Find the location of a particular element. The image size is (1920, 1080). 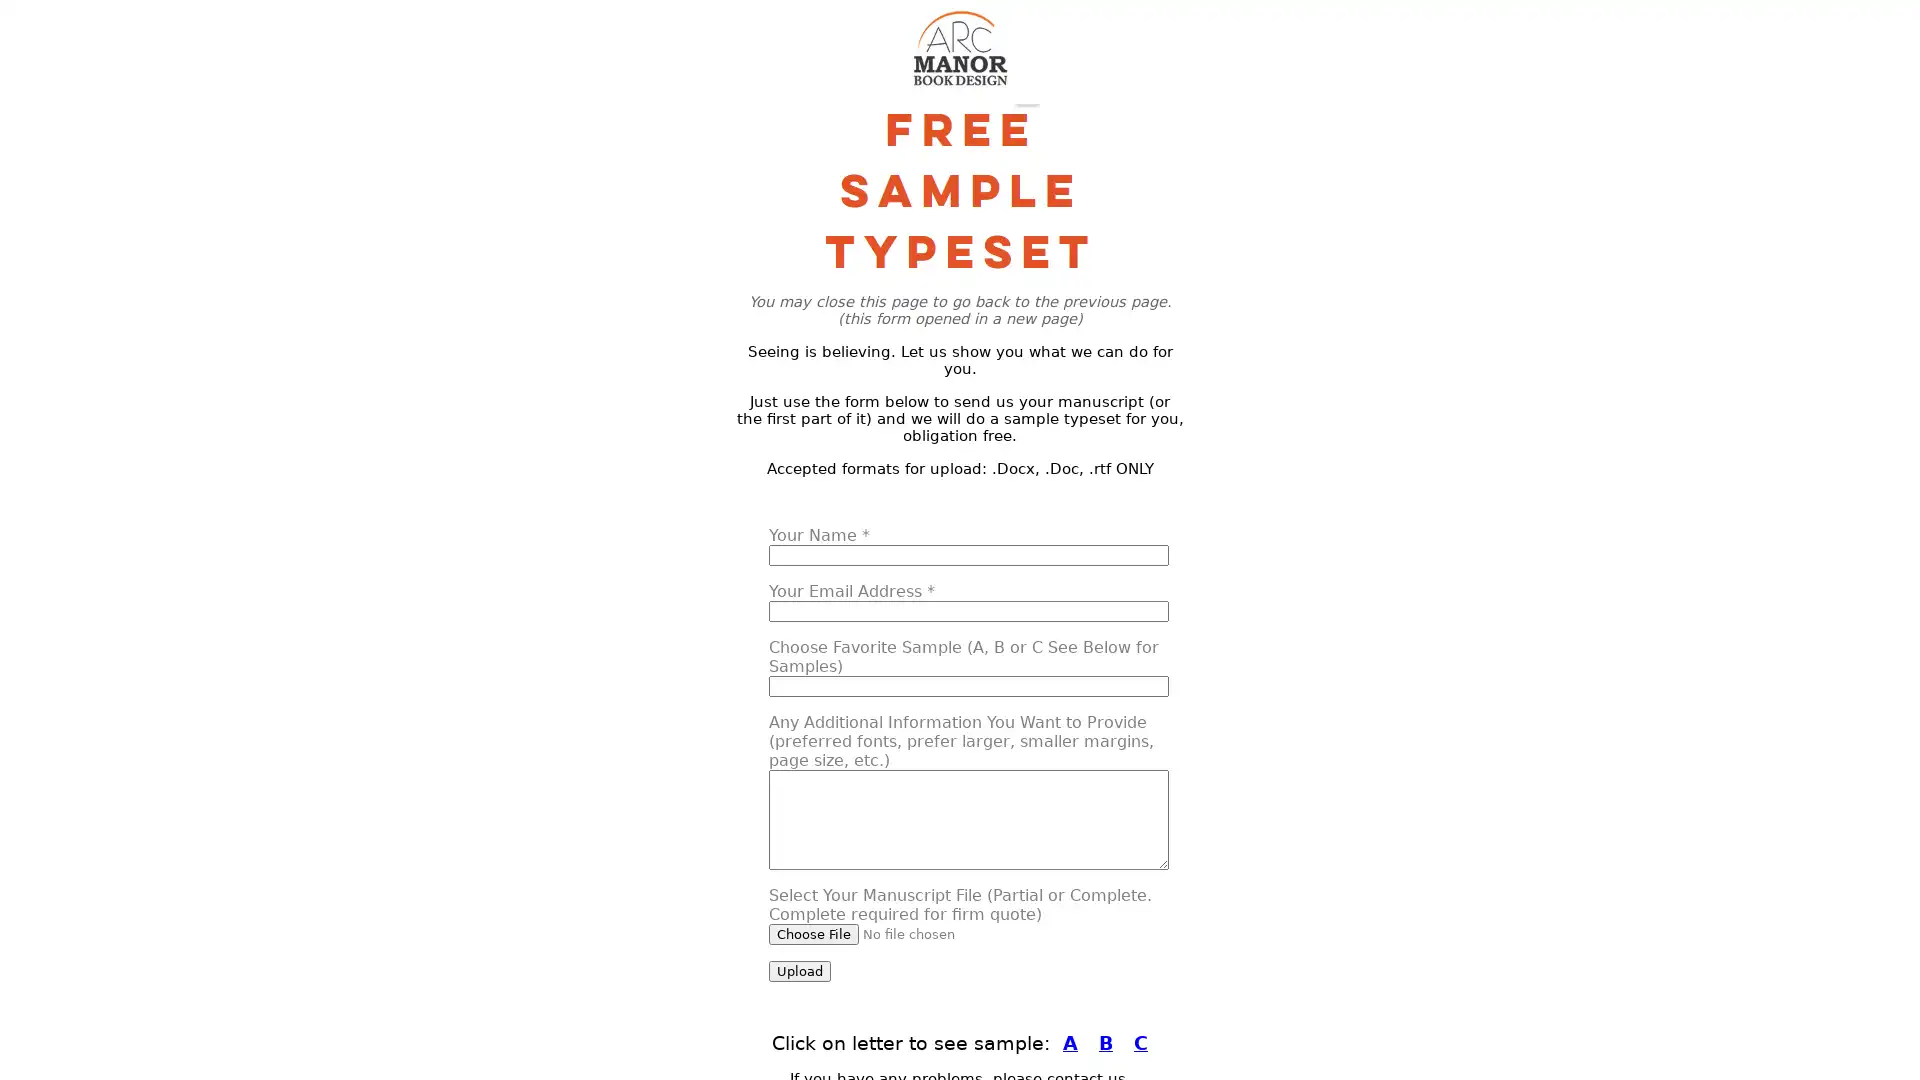

Upload is located at coordinates (800, 970).